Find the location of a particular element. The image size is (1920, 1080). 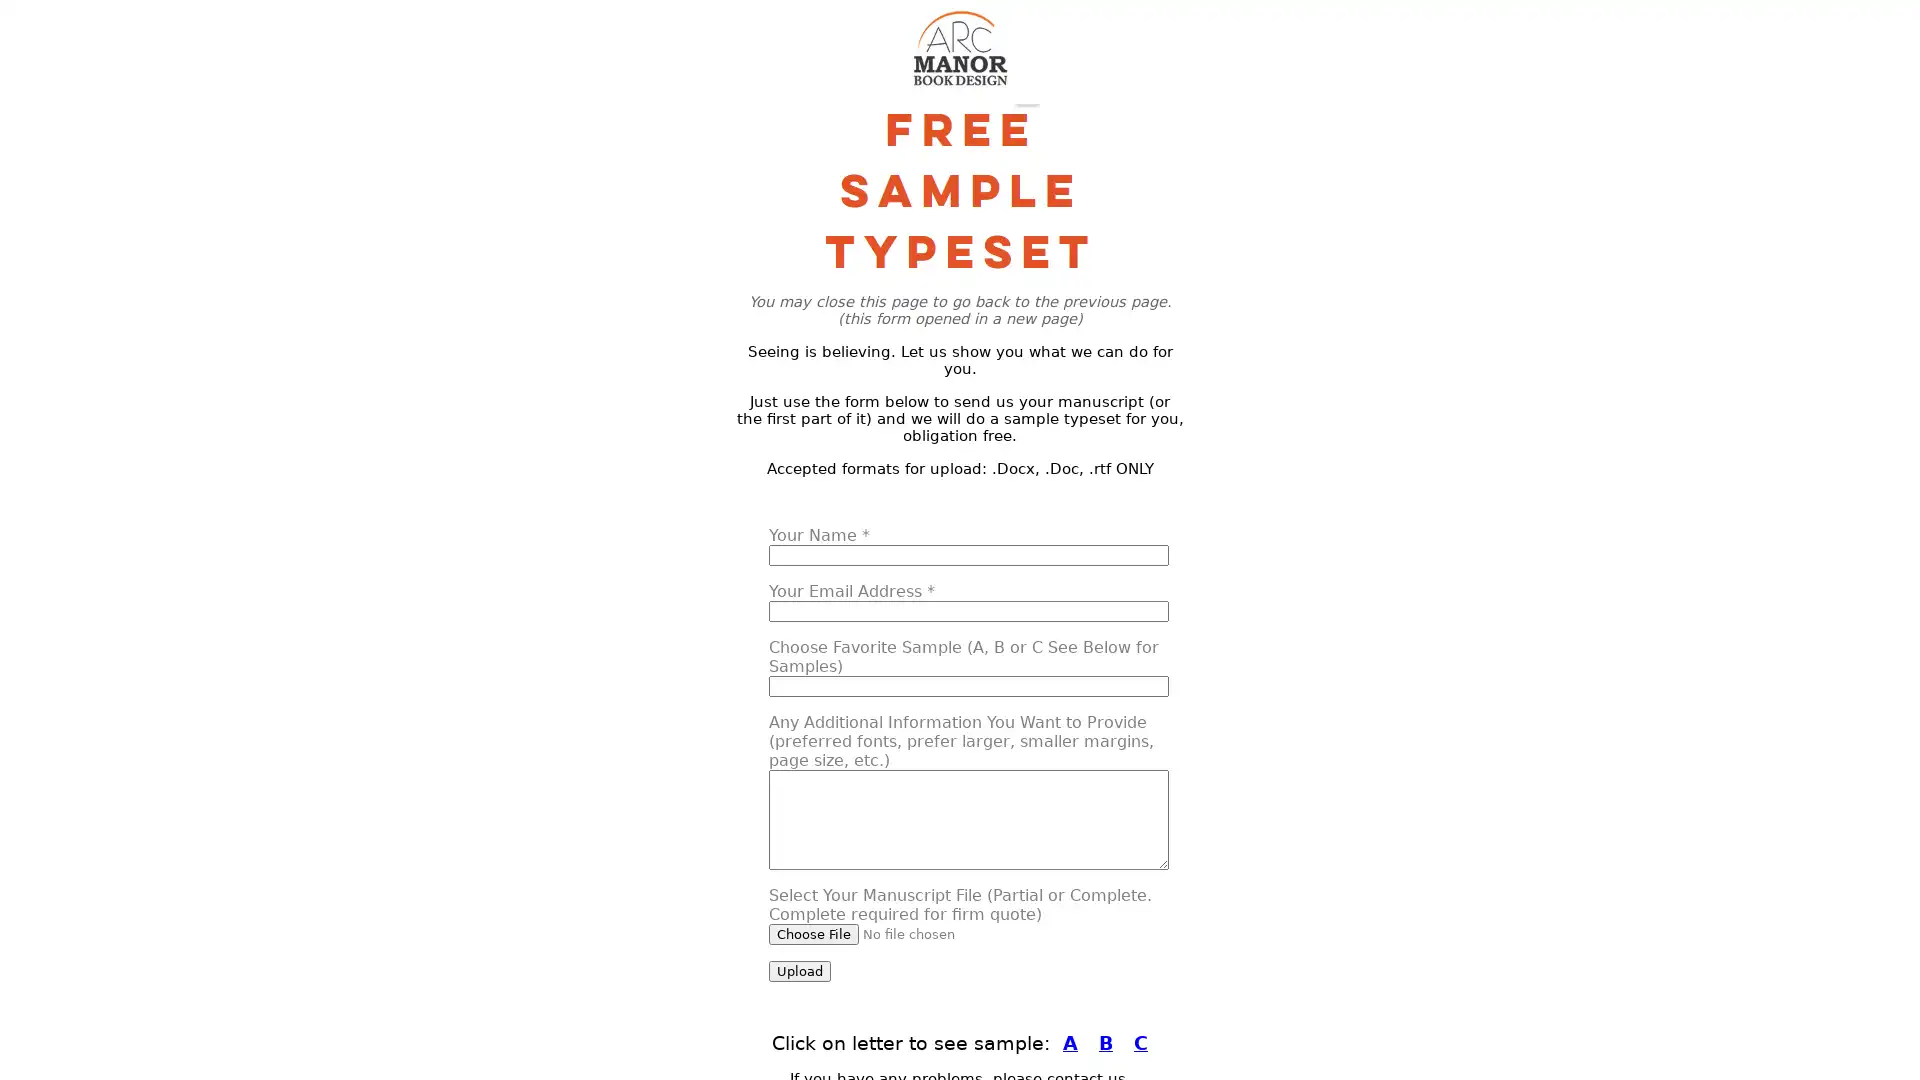

Upload is located at coordinates (800, 970).